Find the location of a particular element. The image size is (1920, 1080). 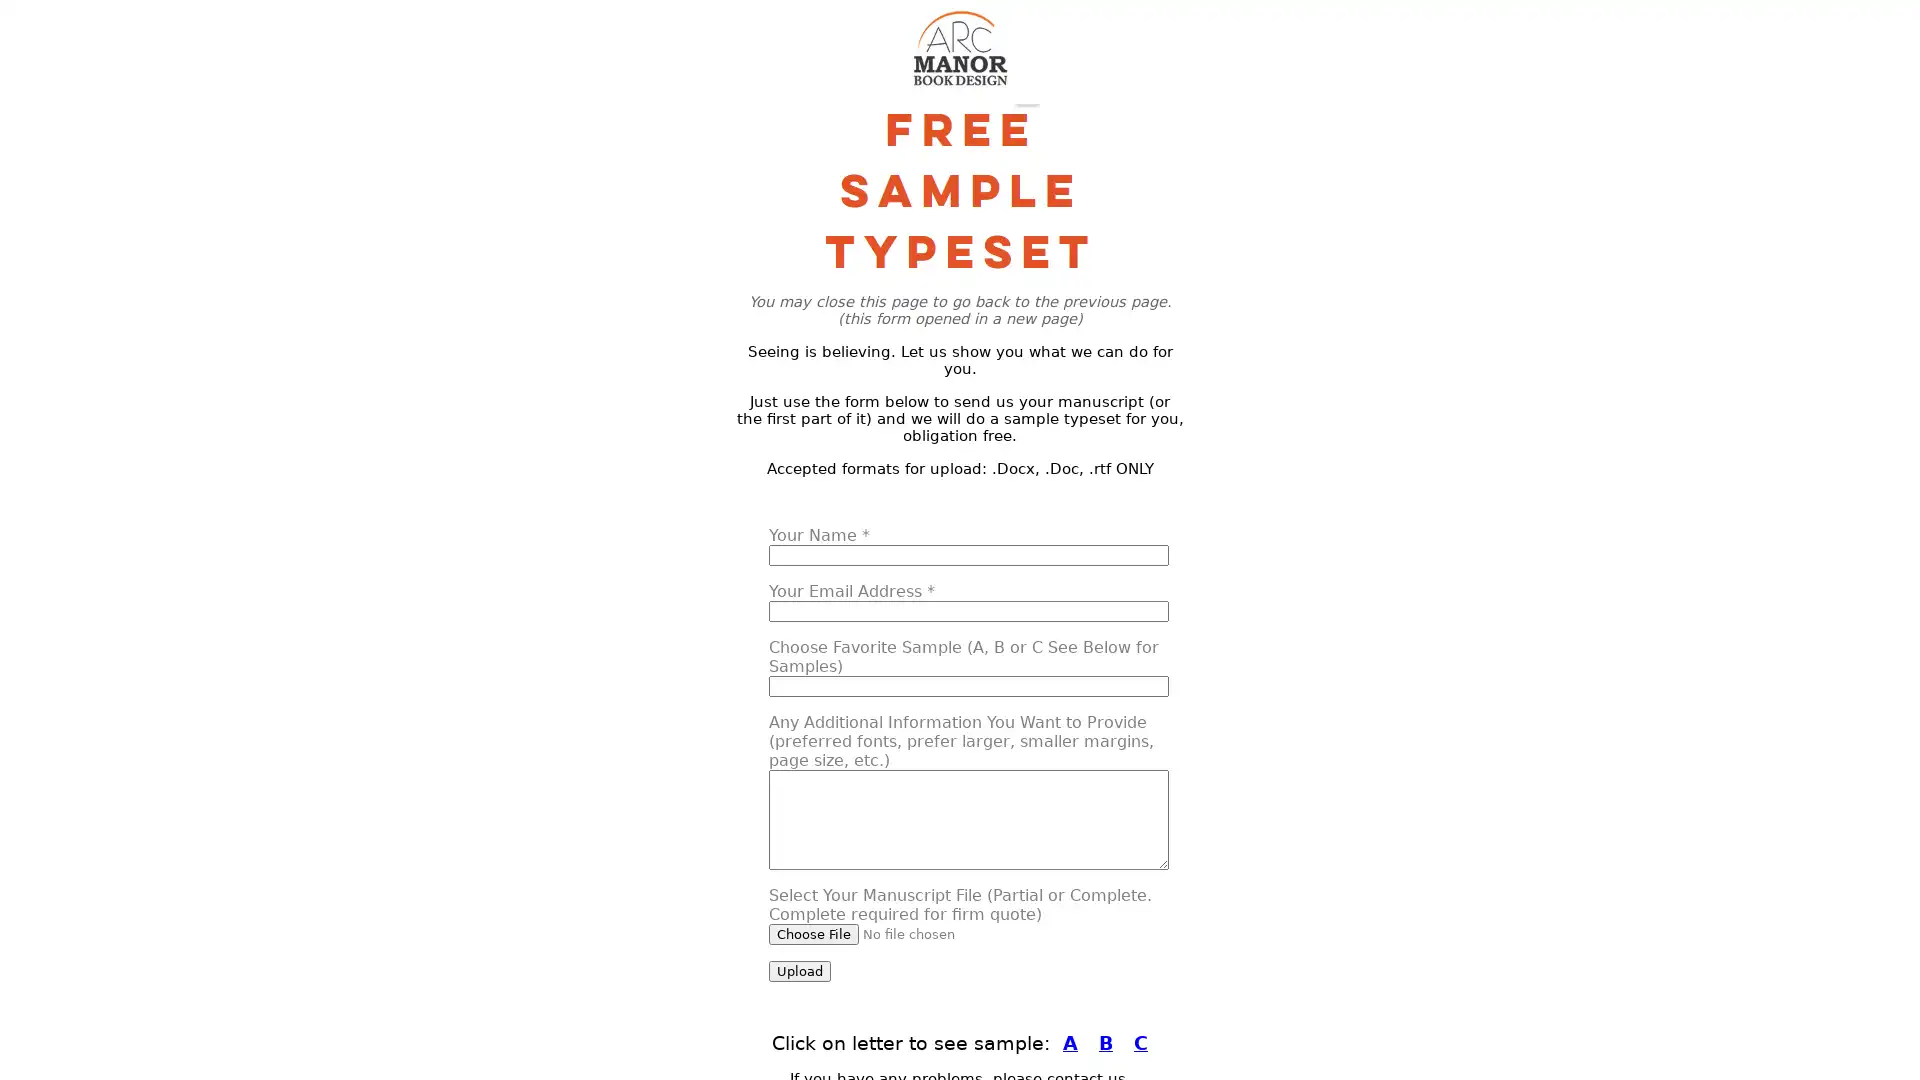

Upload is located at coordinates (800, 970).